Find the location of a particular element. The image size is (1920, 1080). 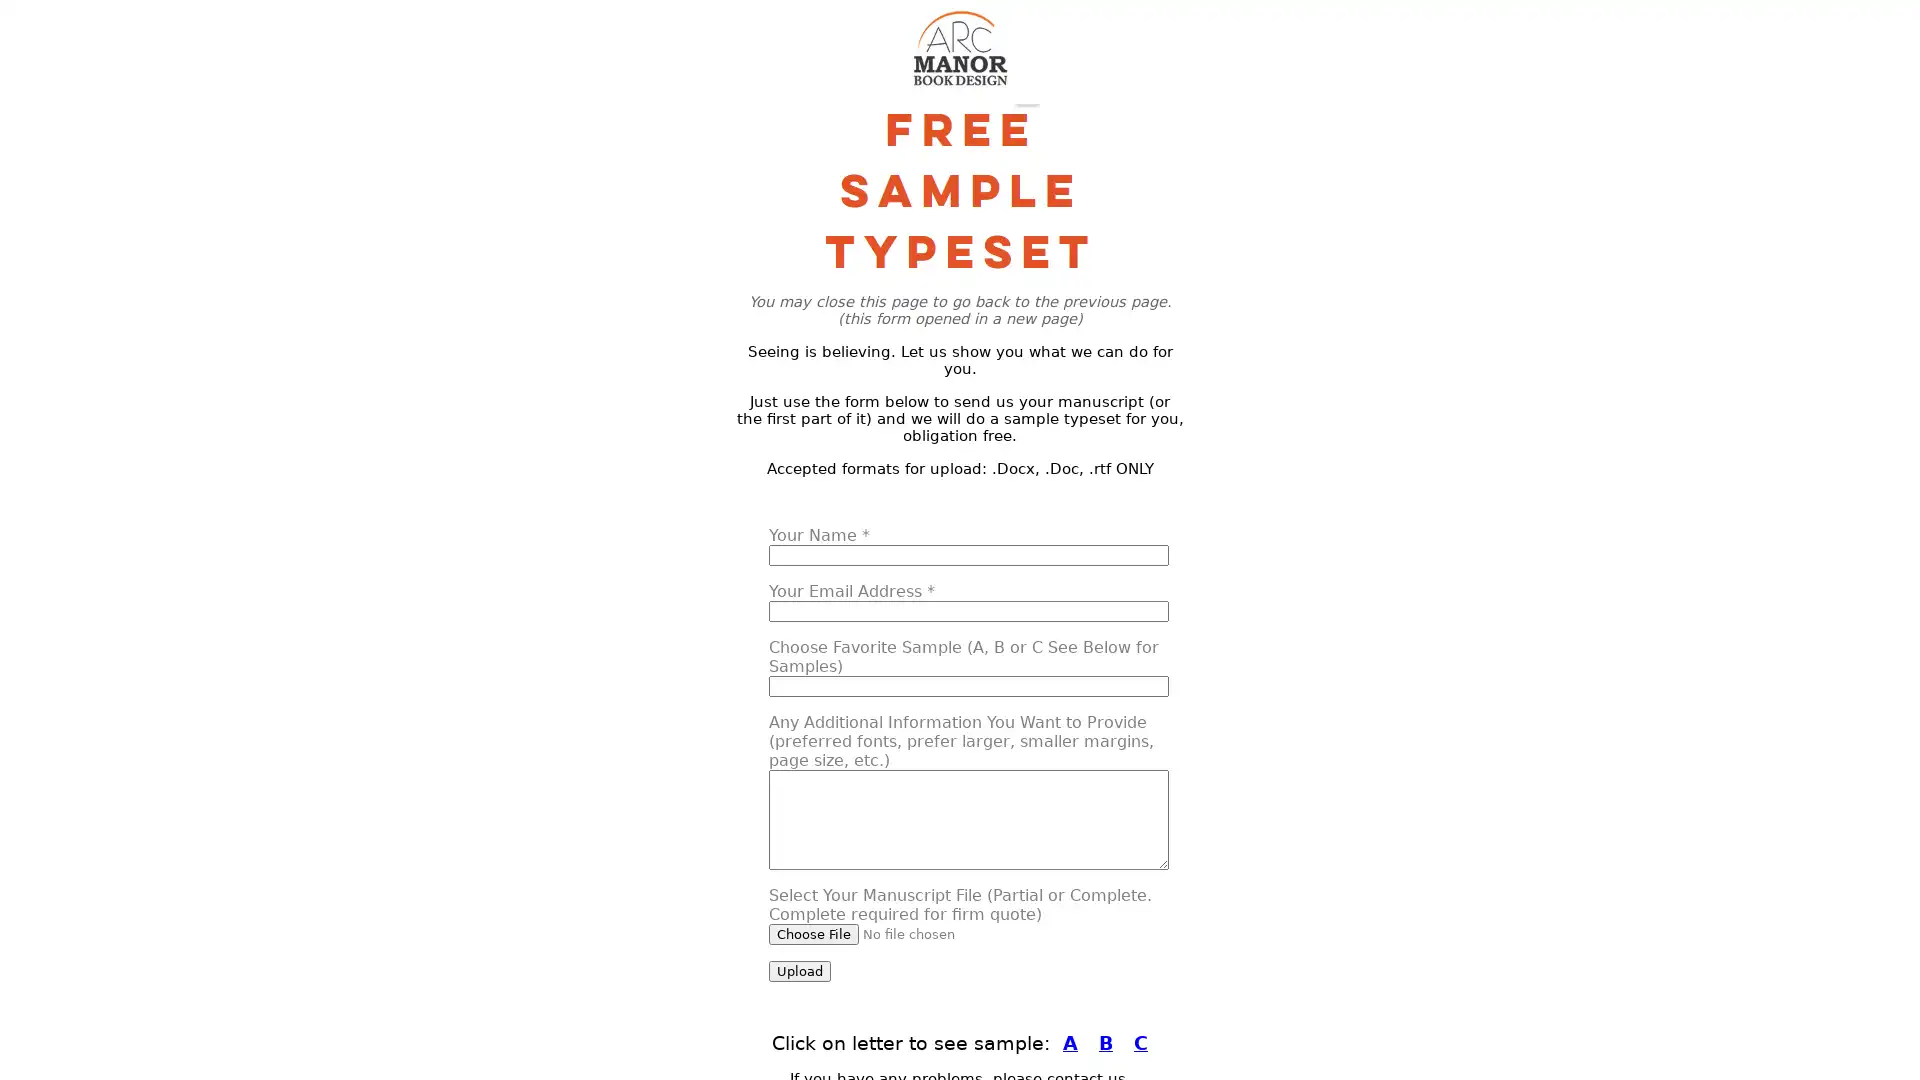

Upload is located at coordinates (800, 970).